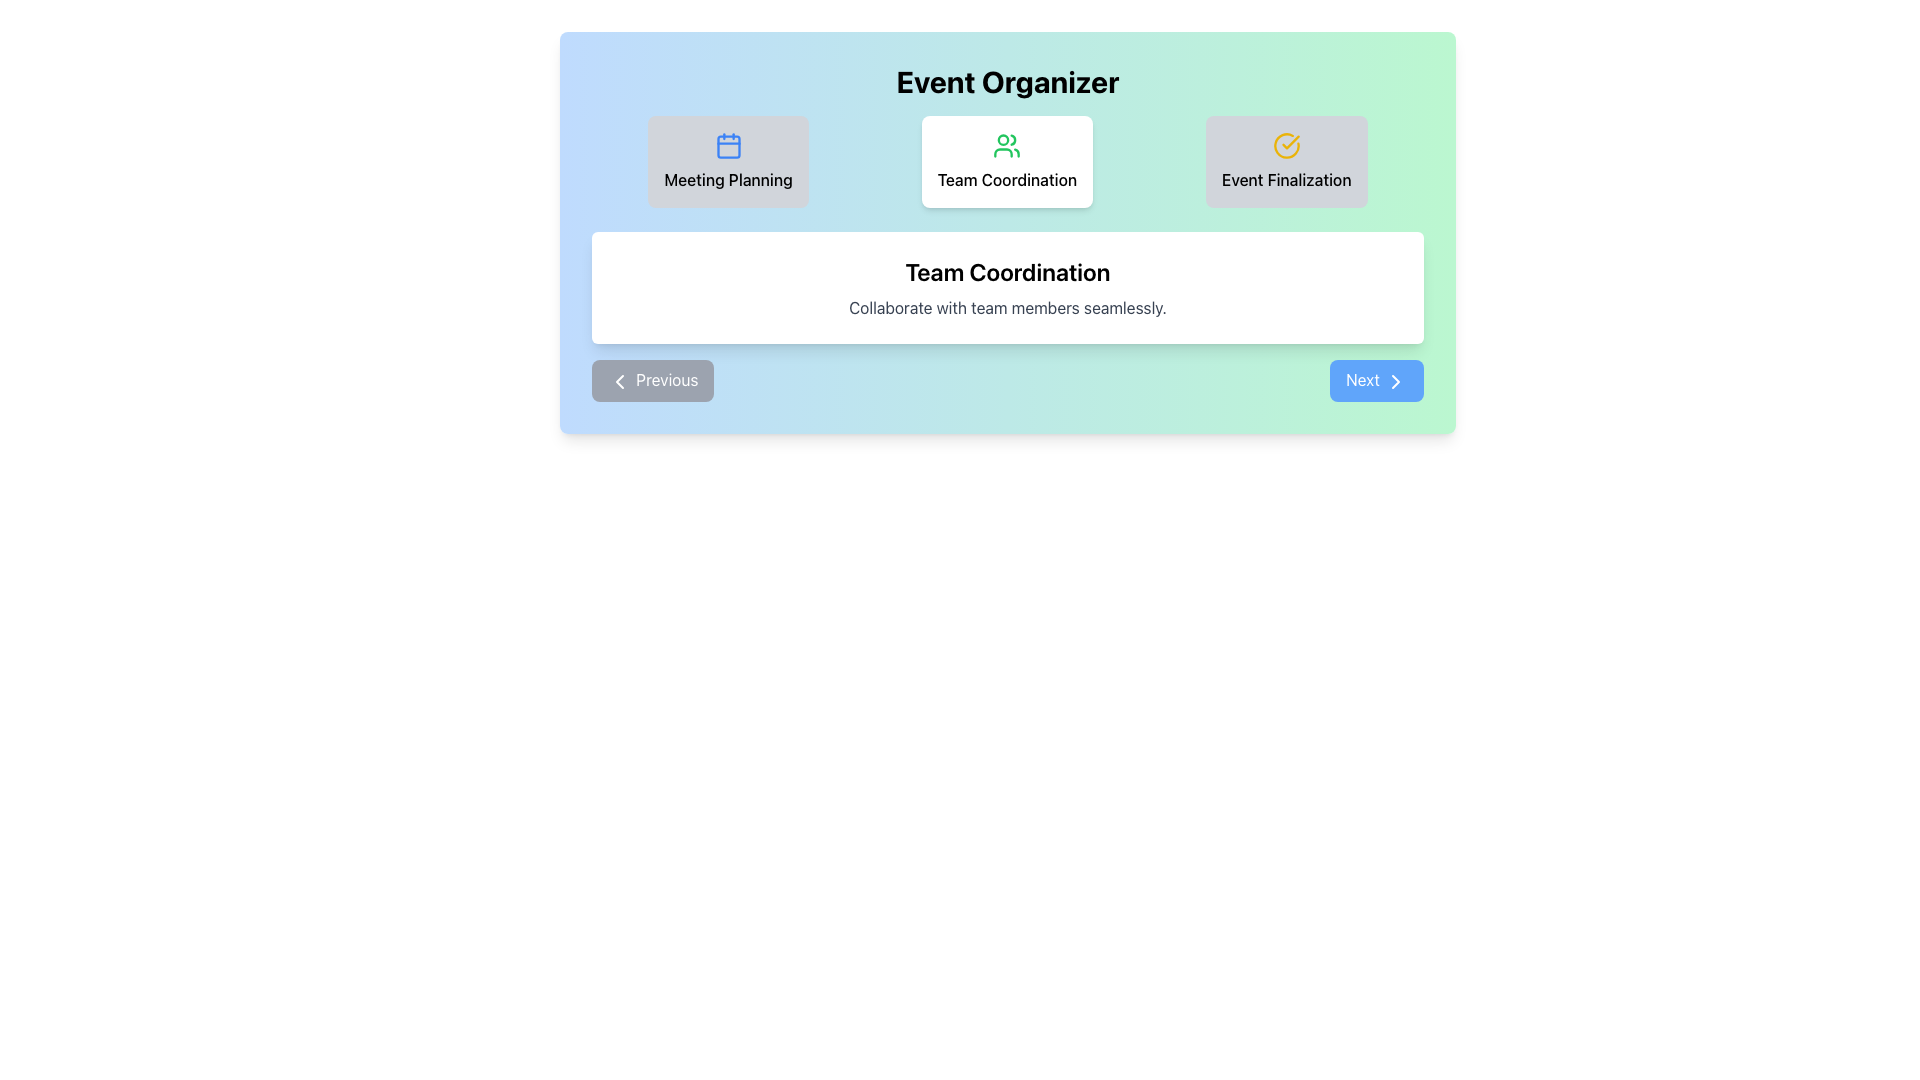  Describe the element at coordinates (1395, 381) in the screenshot. I see `the right-facing chevron icon within the 'Next' button located at the bottom-right corner of the interface` at that location.